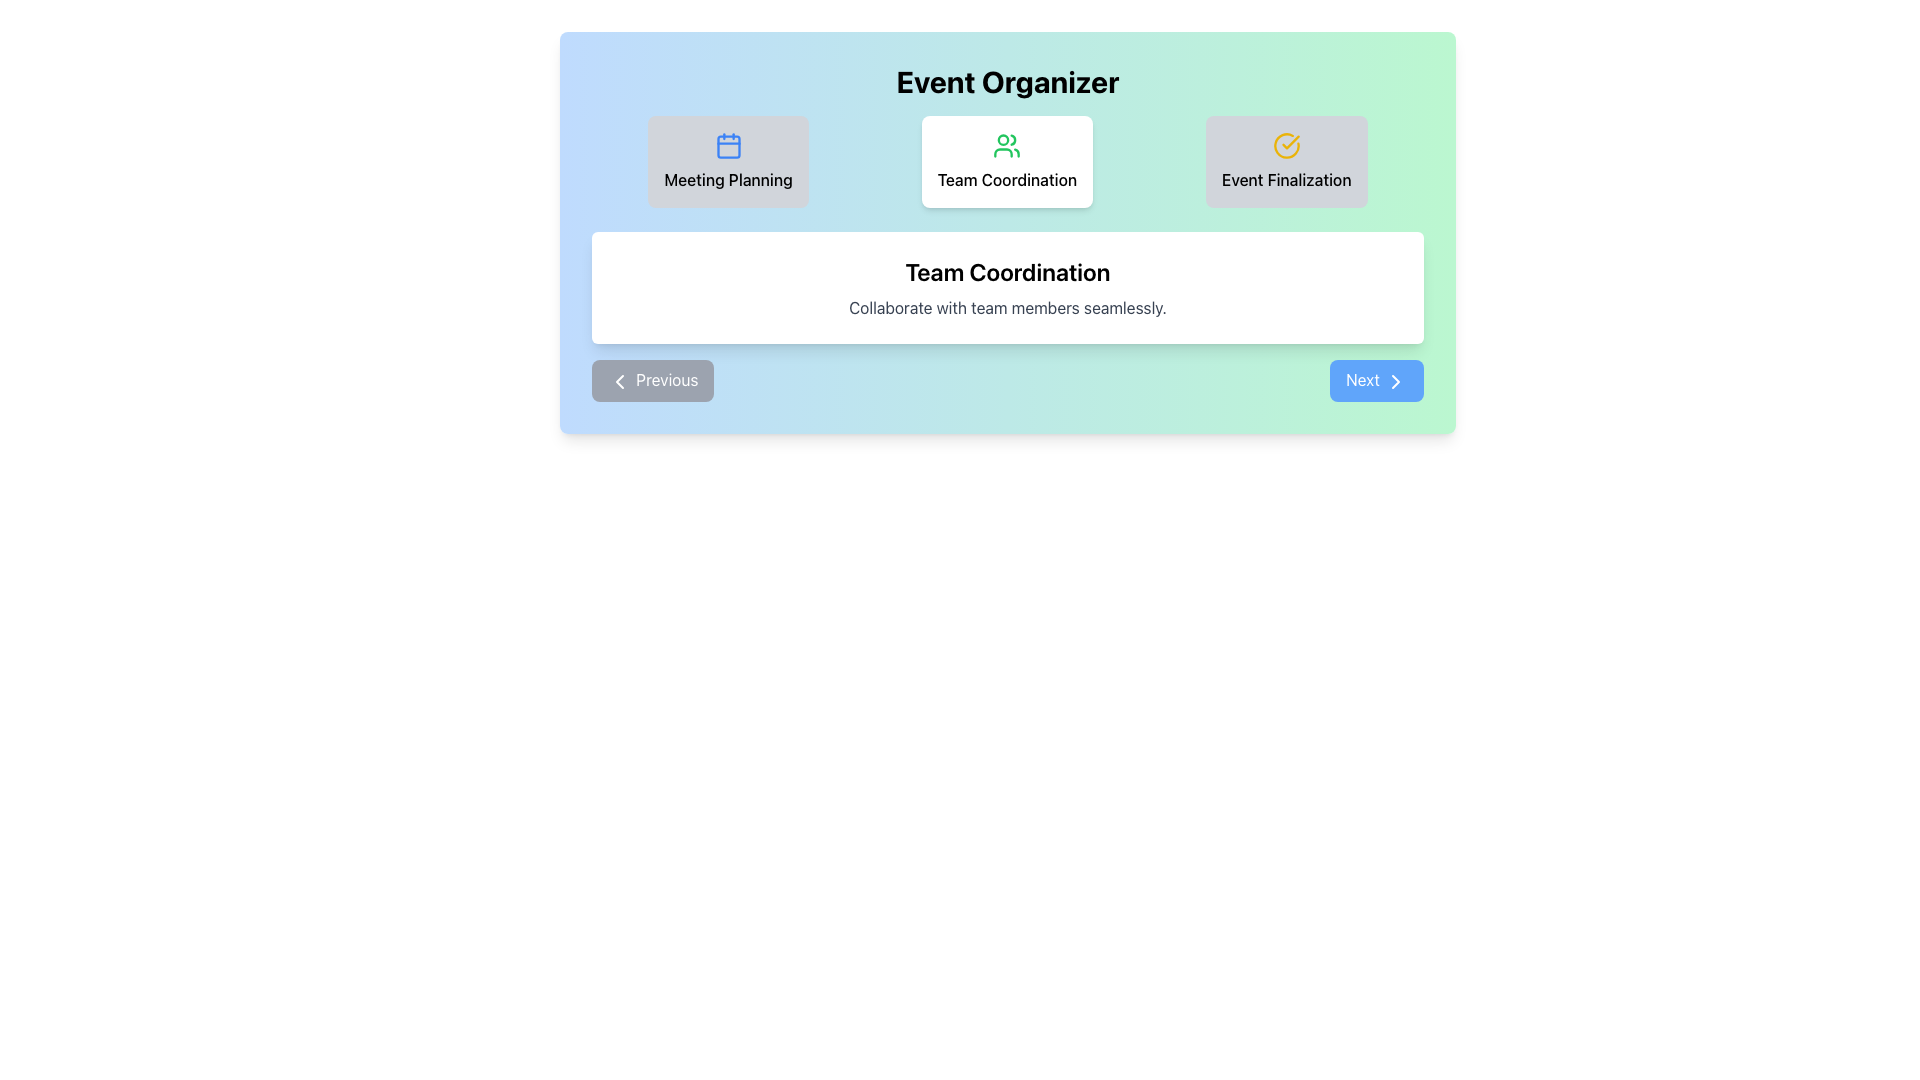  Describe the element at coordinates (1395, 381) in the screenshot. I see `the right-facing chevron icon within the 'Next' button located at the bottom-right corner of the interface` at that location.